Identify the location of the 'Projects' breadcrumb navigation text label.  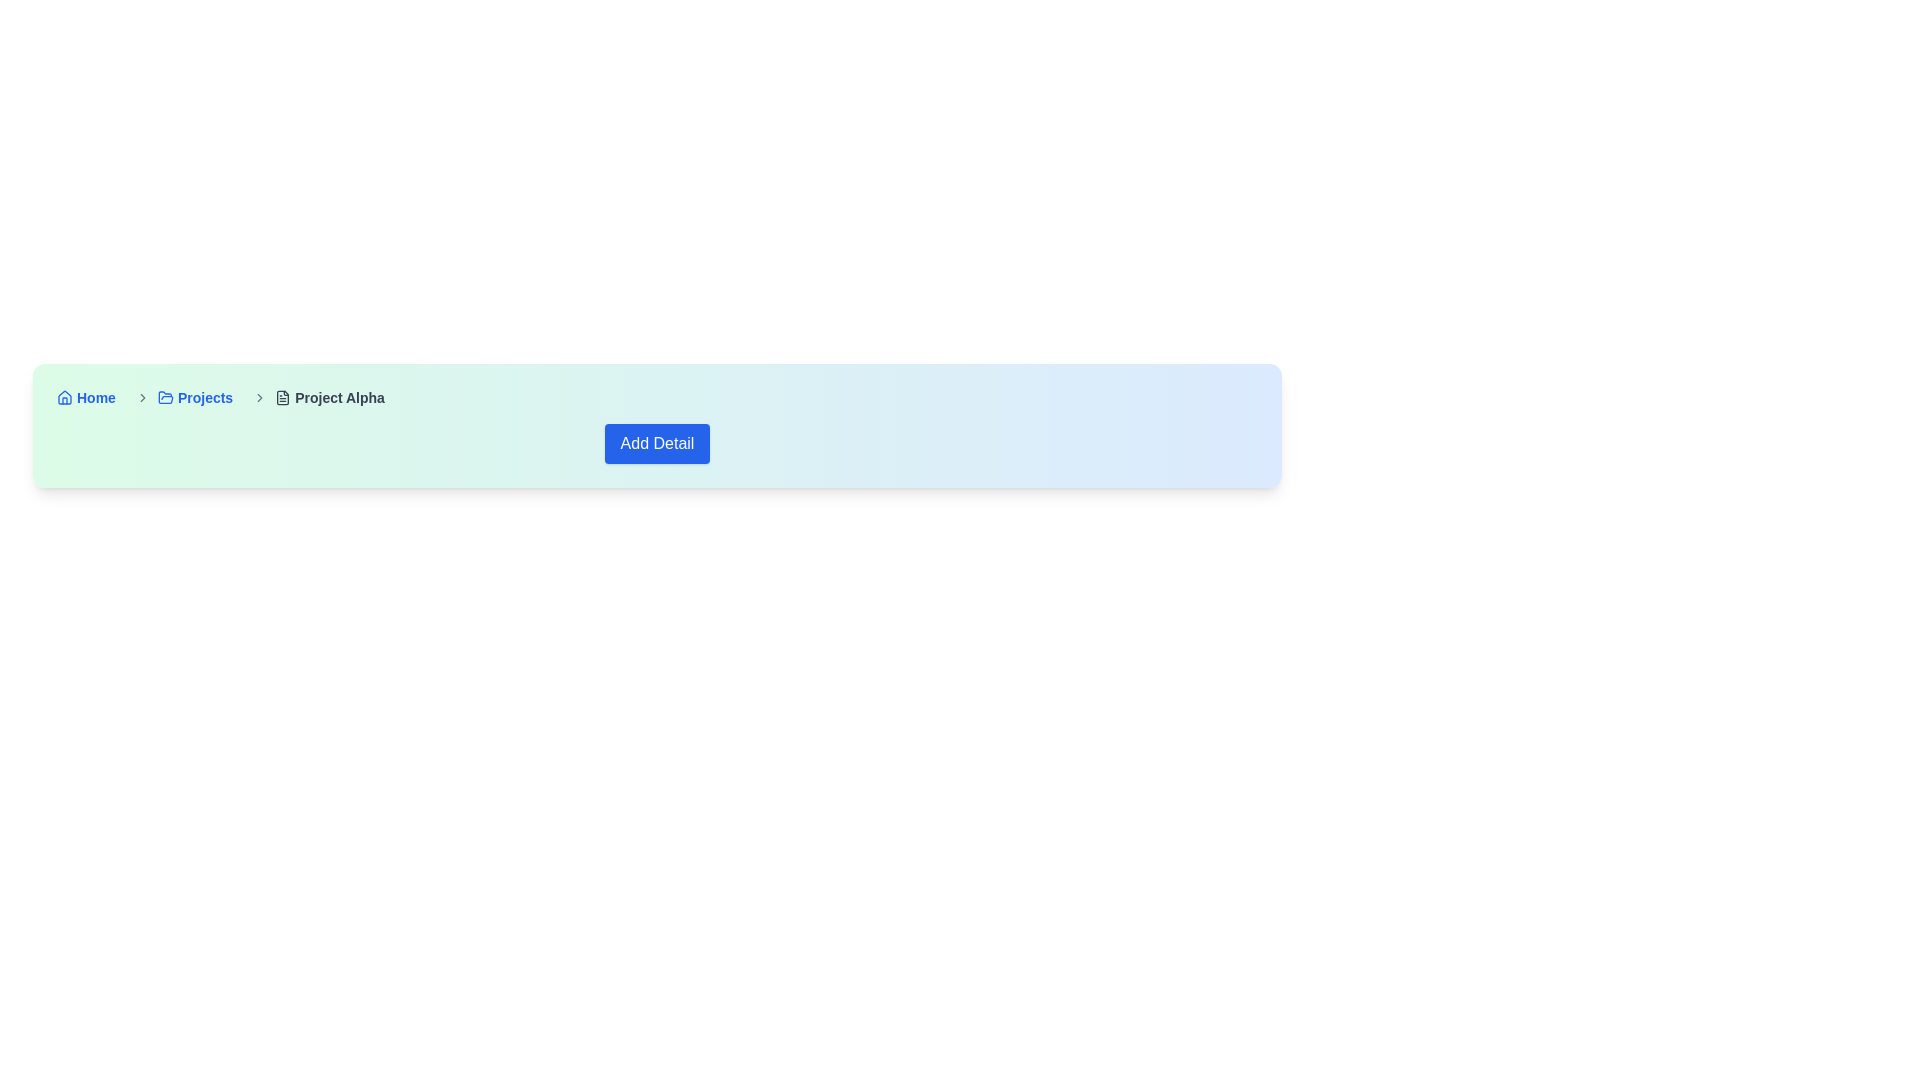
(205, 397).